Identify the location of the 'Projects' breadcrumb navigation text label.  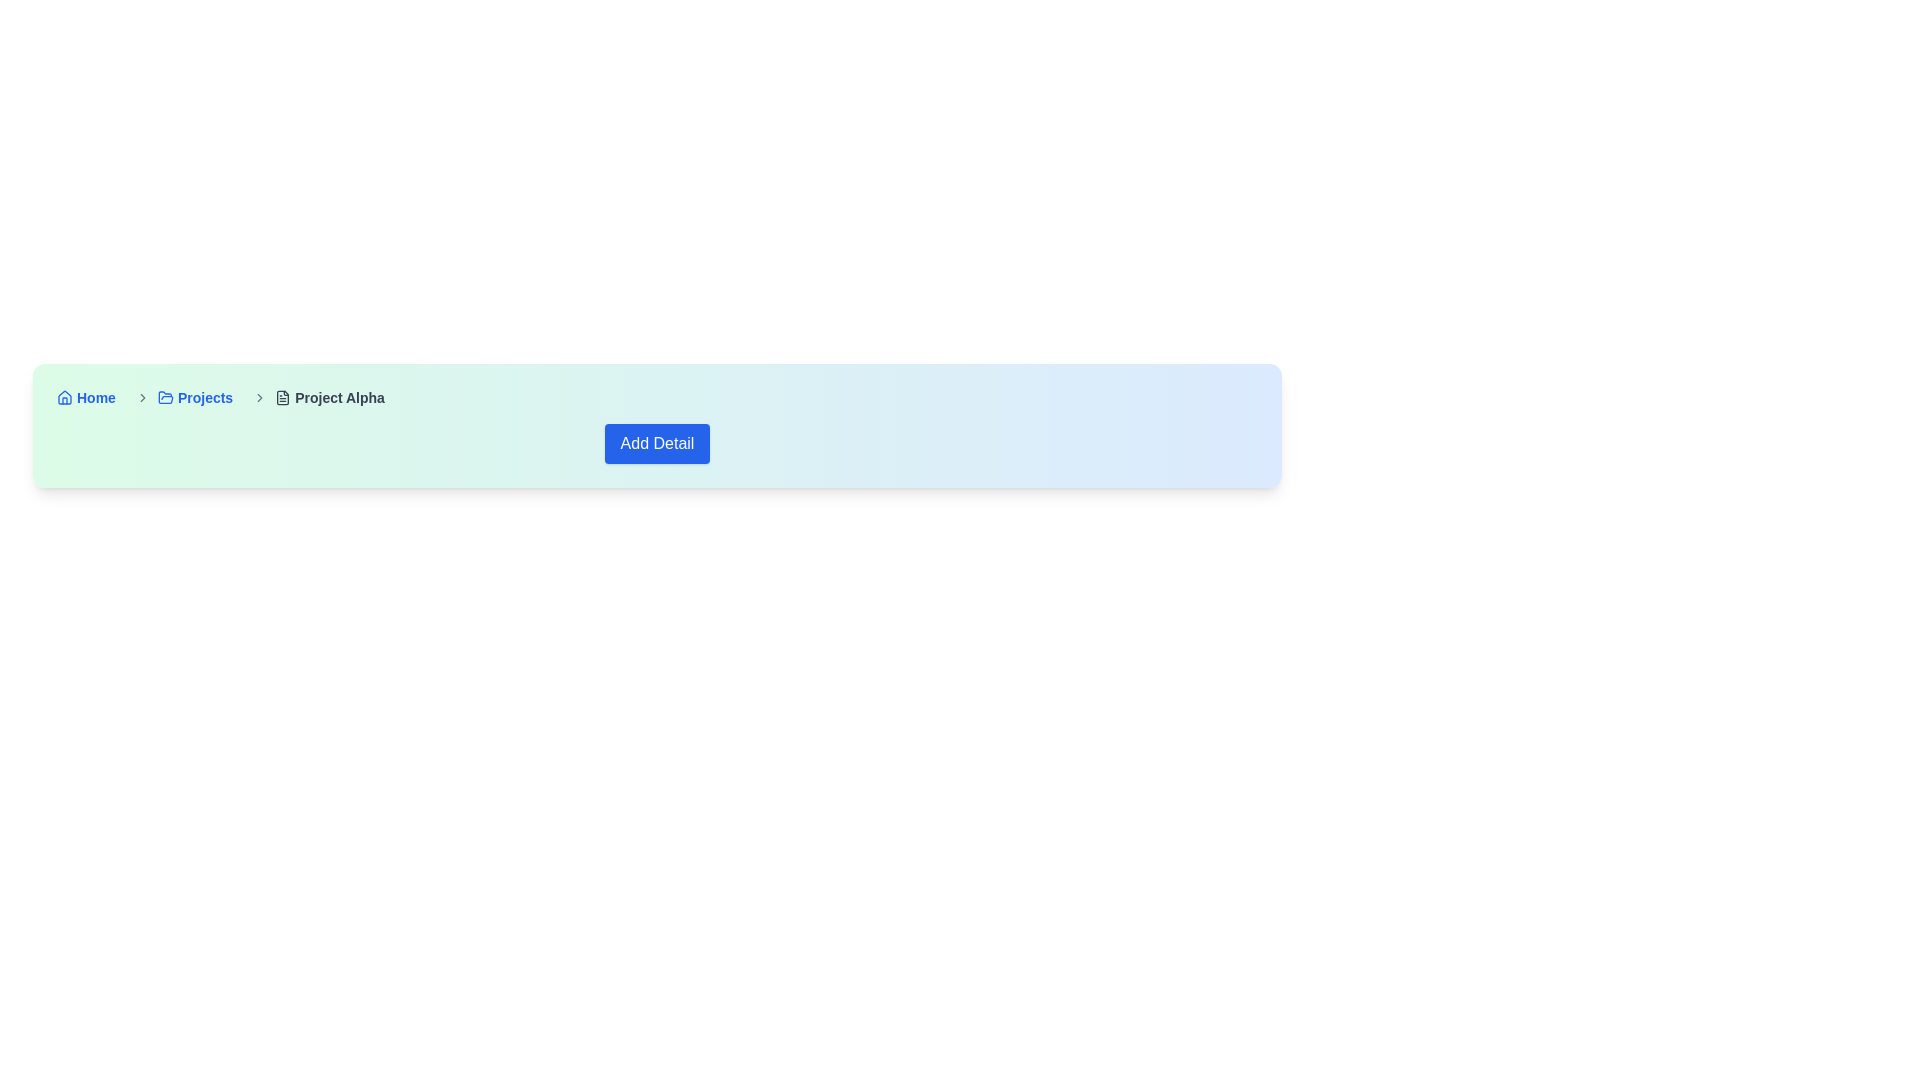
(205, 397).